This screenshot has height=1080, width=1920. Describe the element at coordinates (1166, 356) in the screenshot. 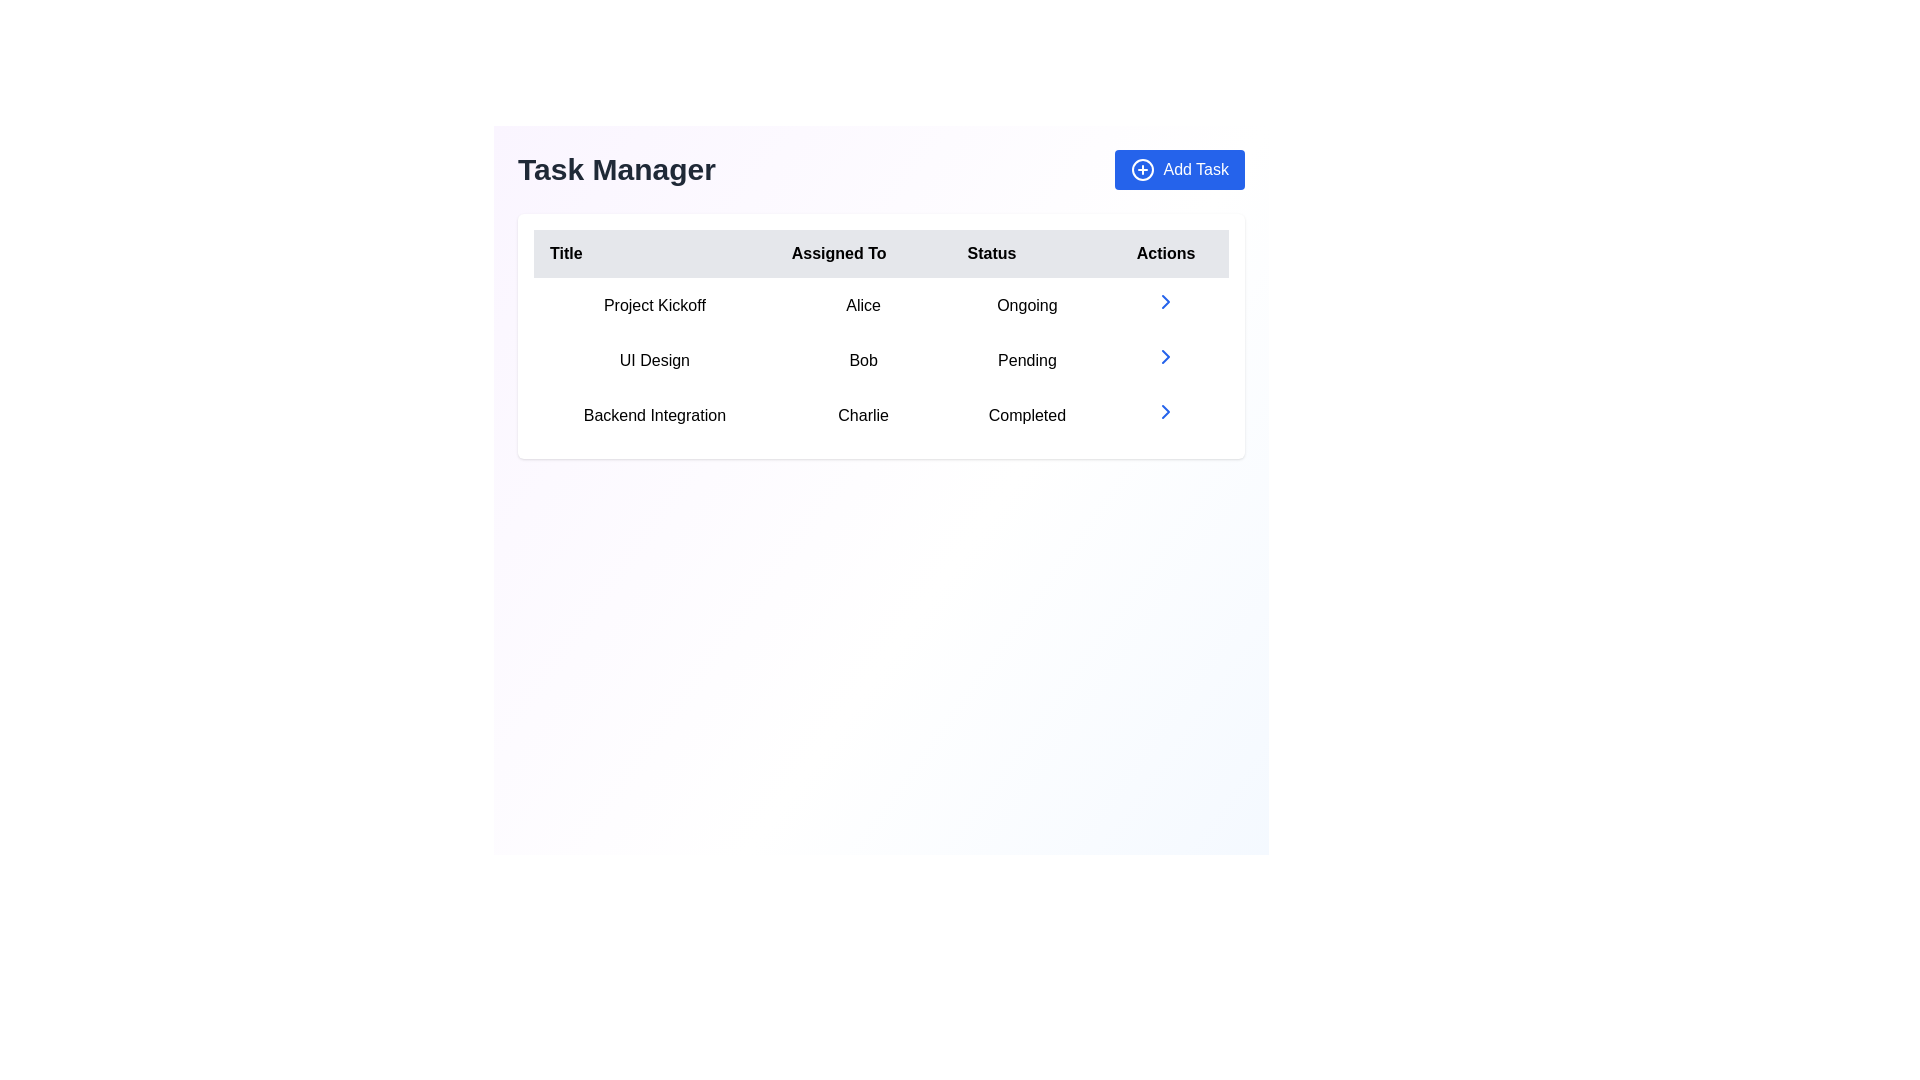

I see `the chevron icon located in the 'Actions' column of the second row in the table` at that location.